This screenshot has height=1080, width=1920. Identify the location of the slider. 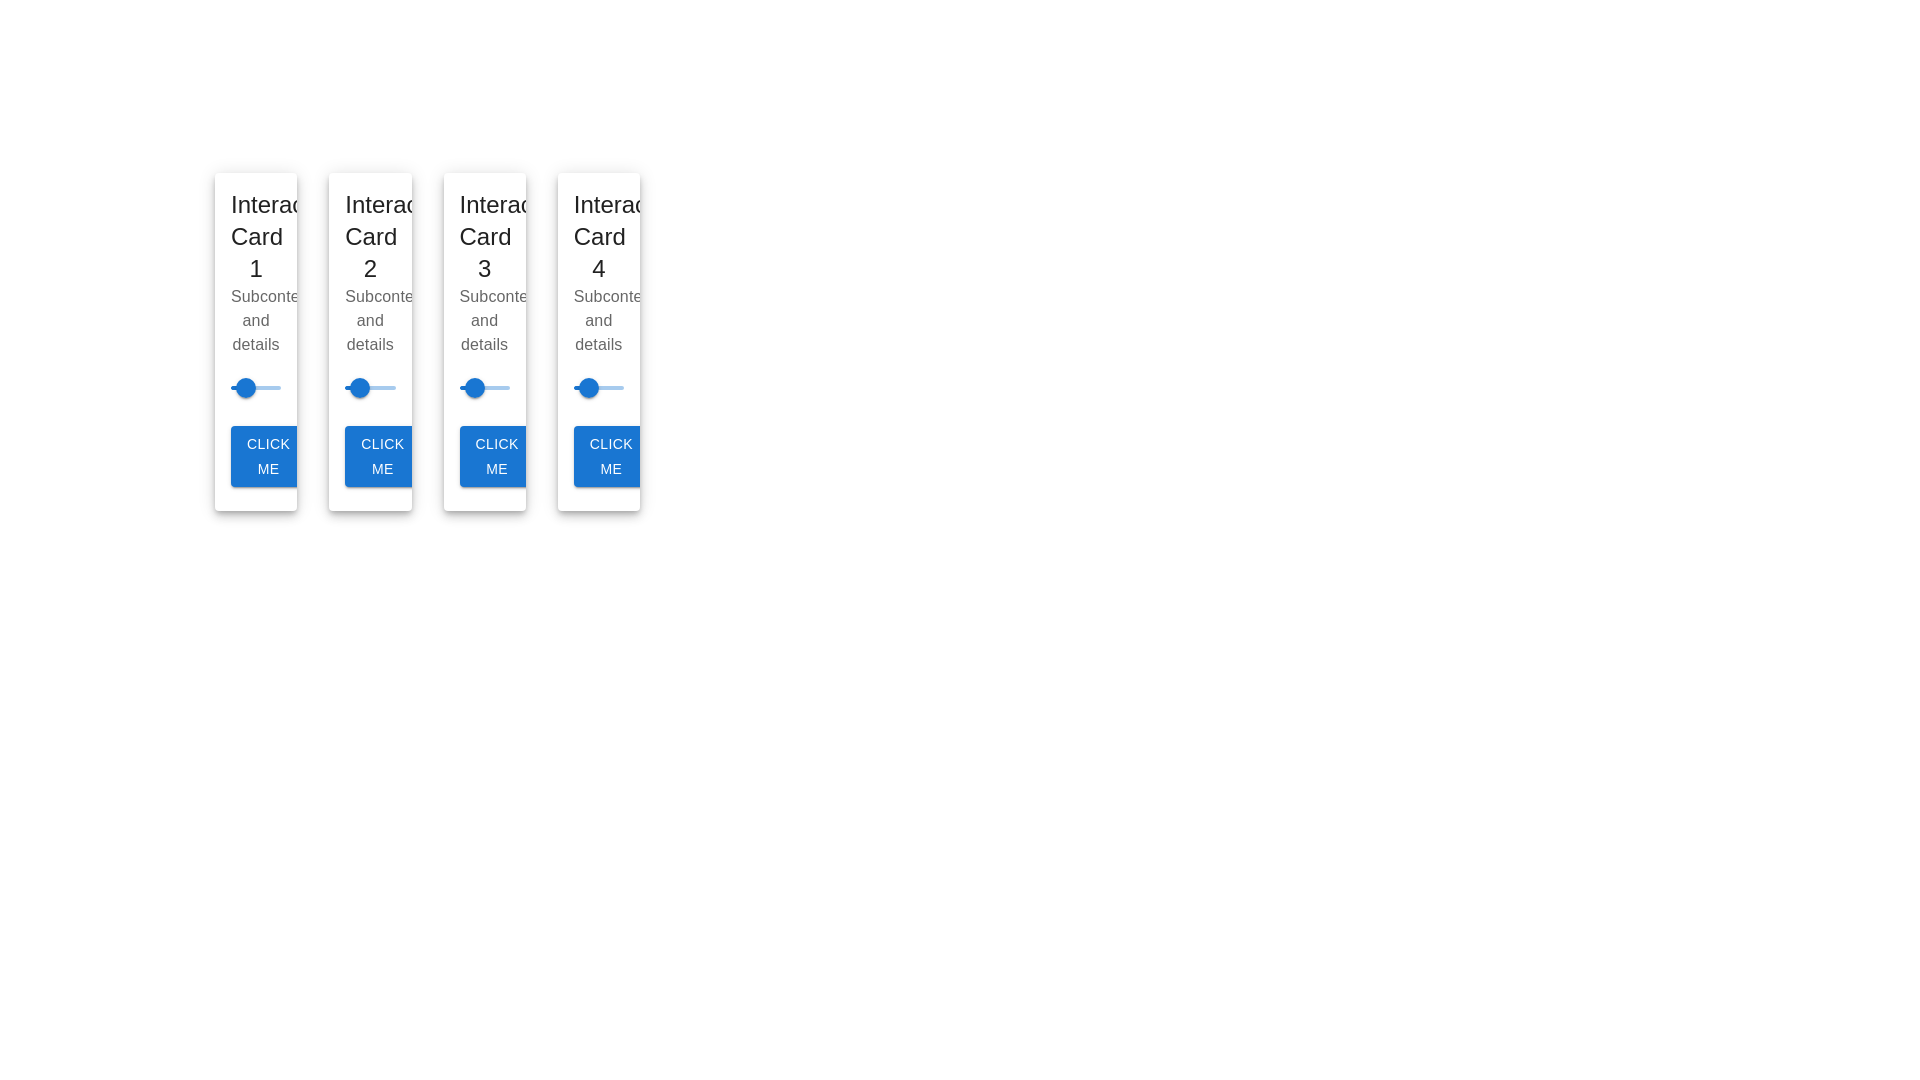
(364, 388).